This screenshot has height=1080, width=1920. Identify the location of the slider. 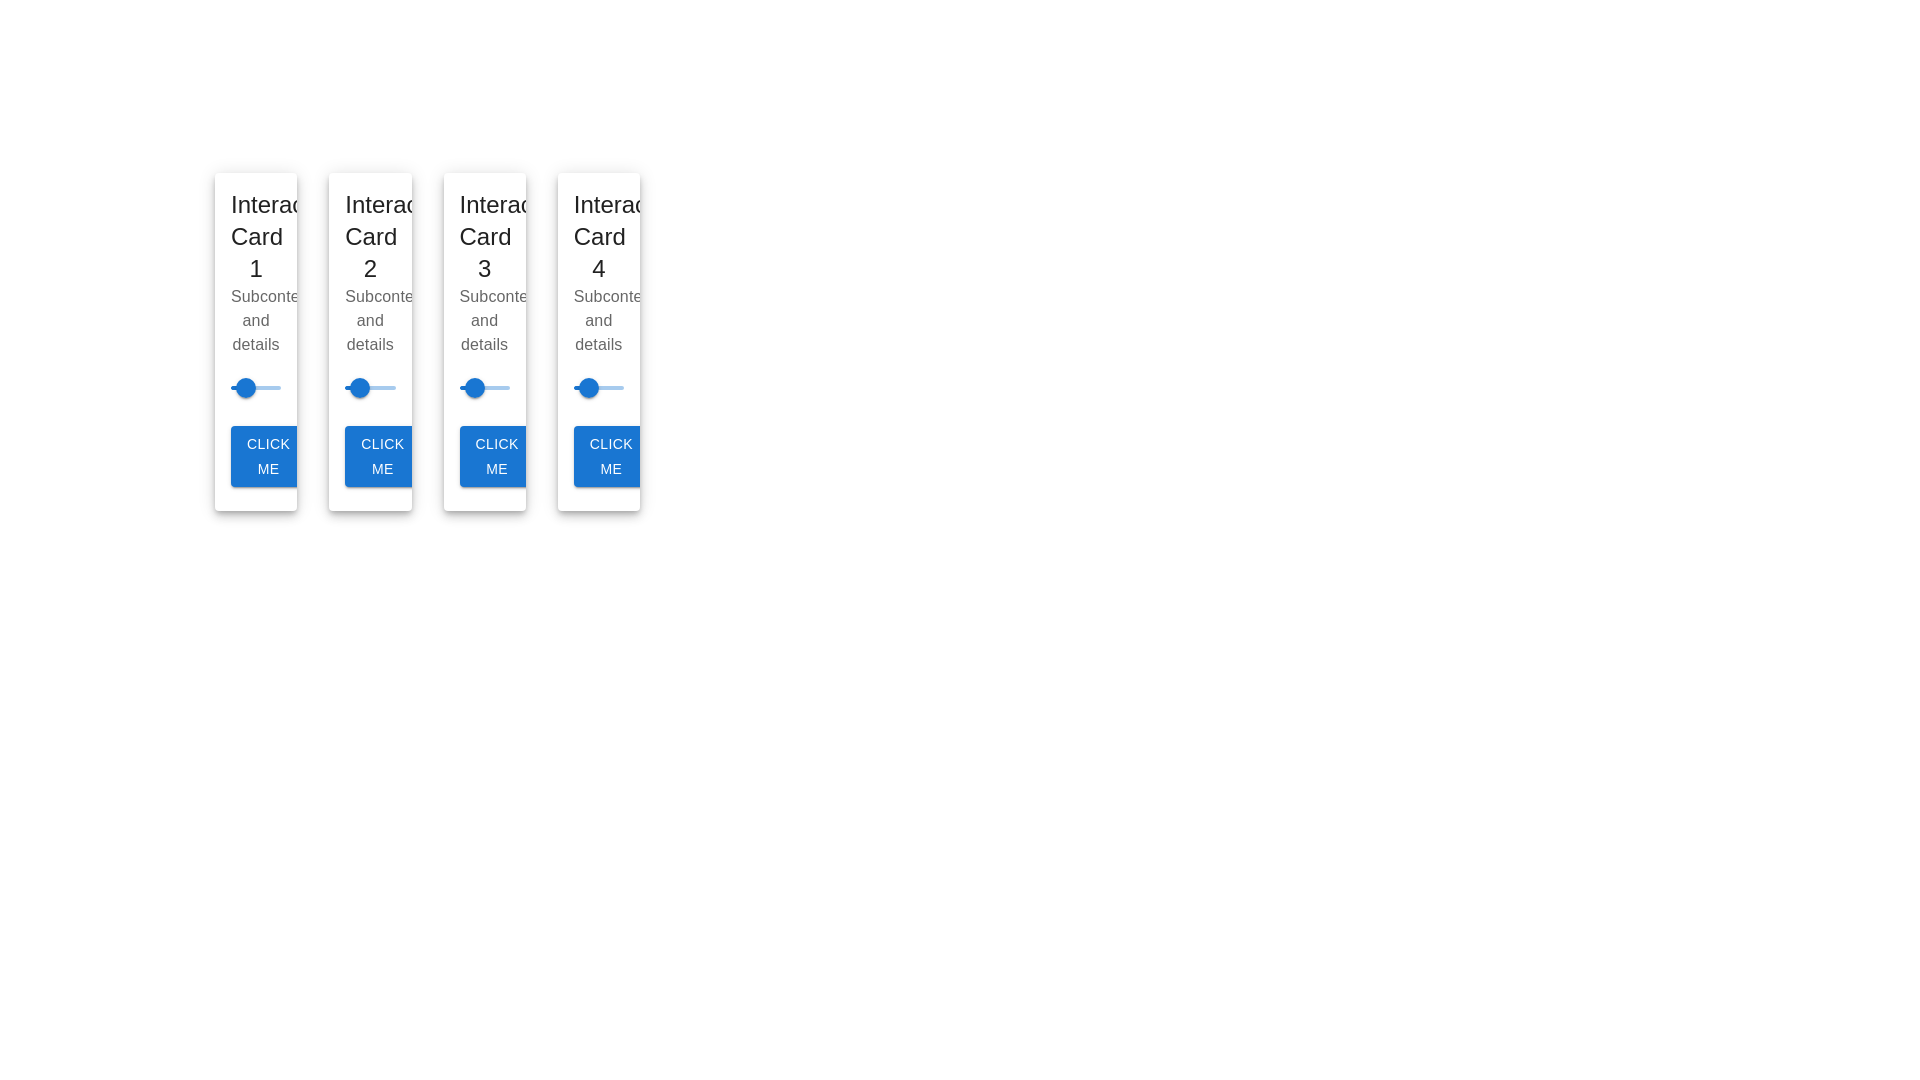
(364, 388).